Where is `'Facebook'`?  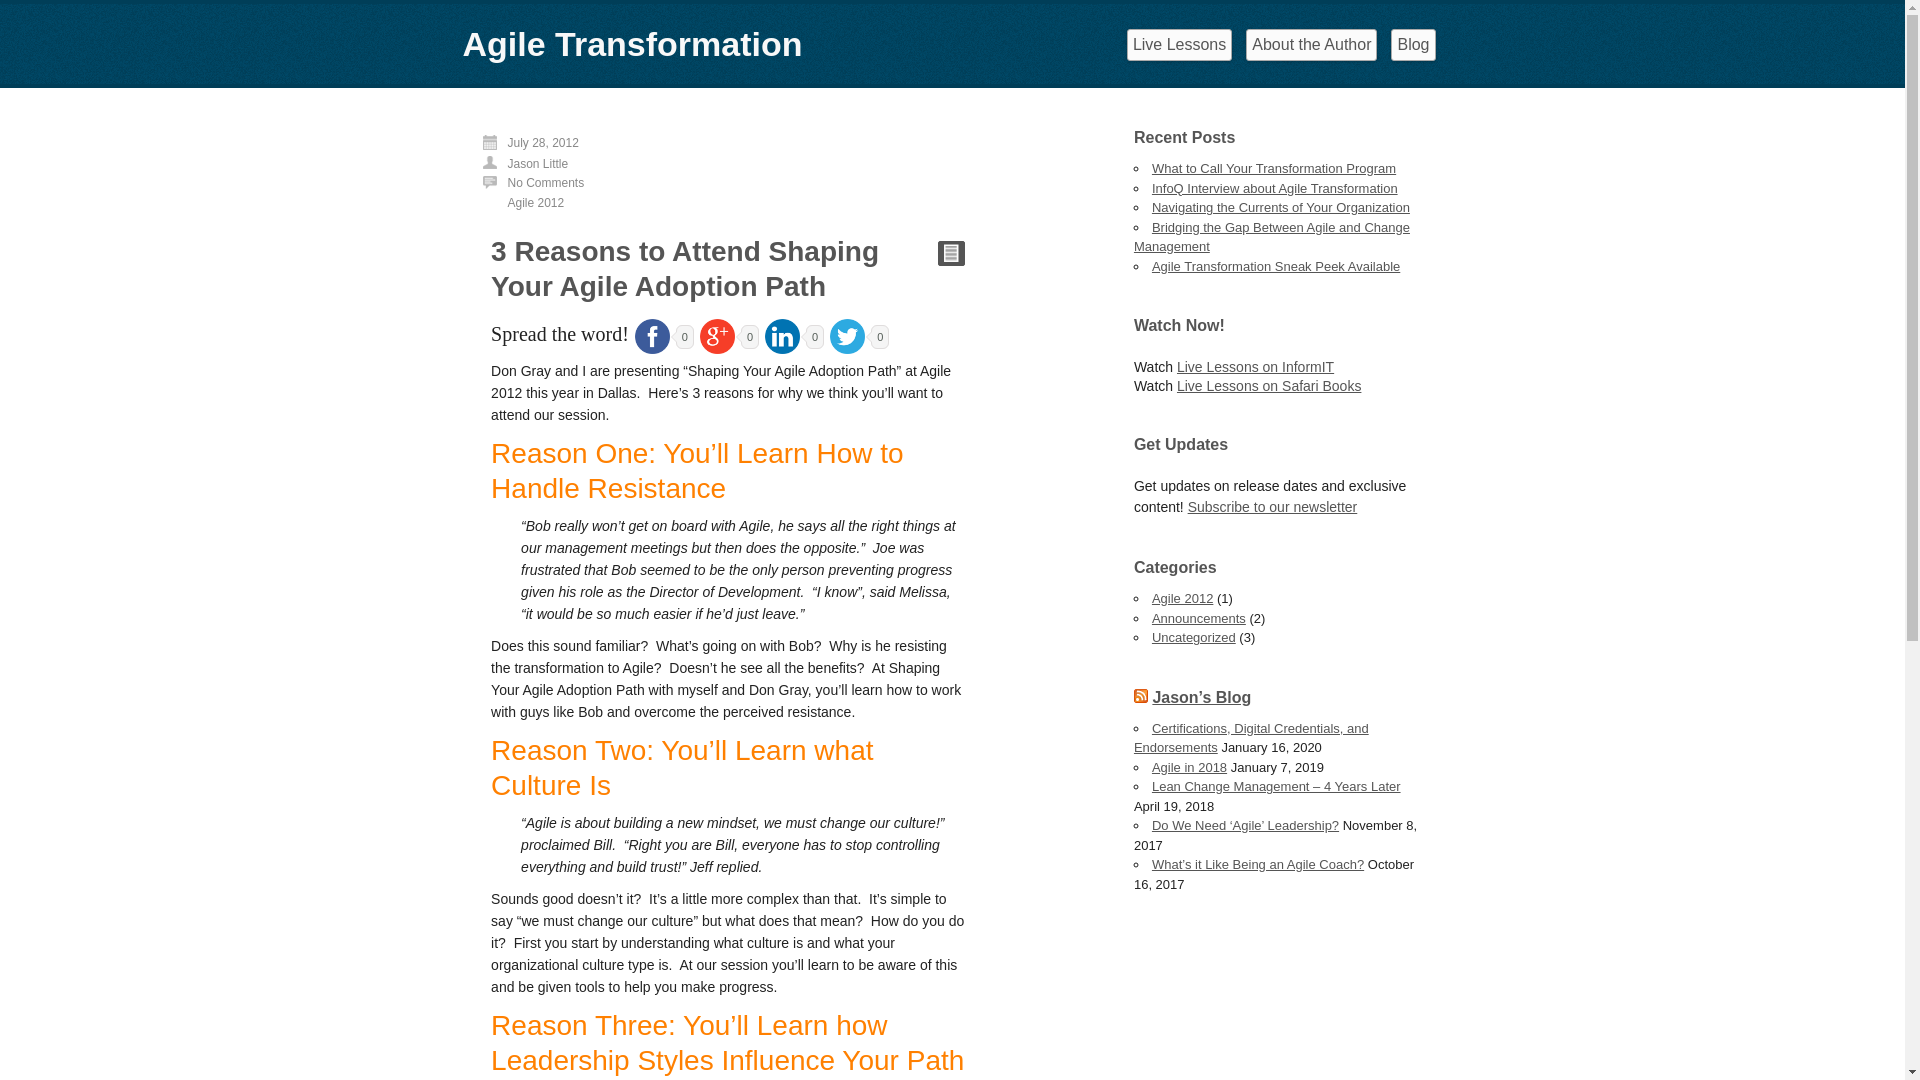 'Facebook' is located at coordinates (652, 335).